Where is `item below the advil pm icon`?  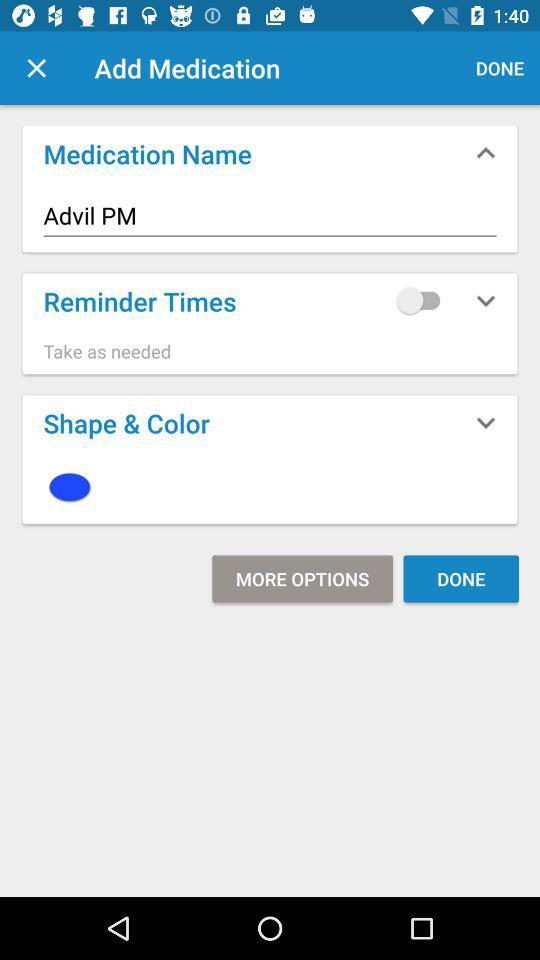
item below the advil pm icon is located at coordinates (422, 299).